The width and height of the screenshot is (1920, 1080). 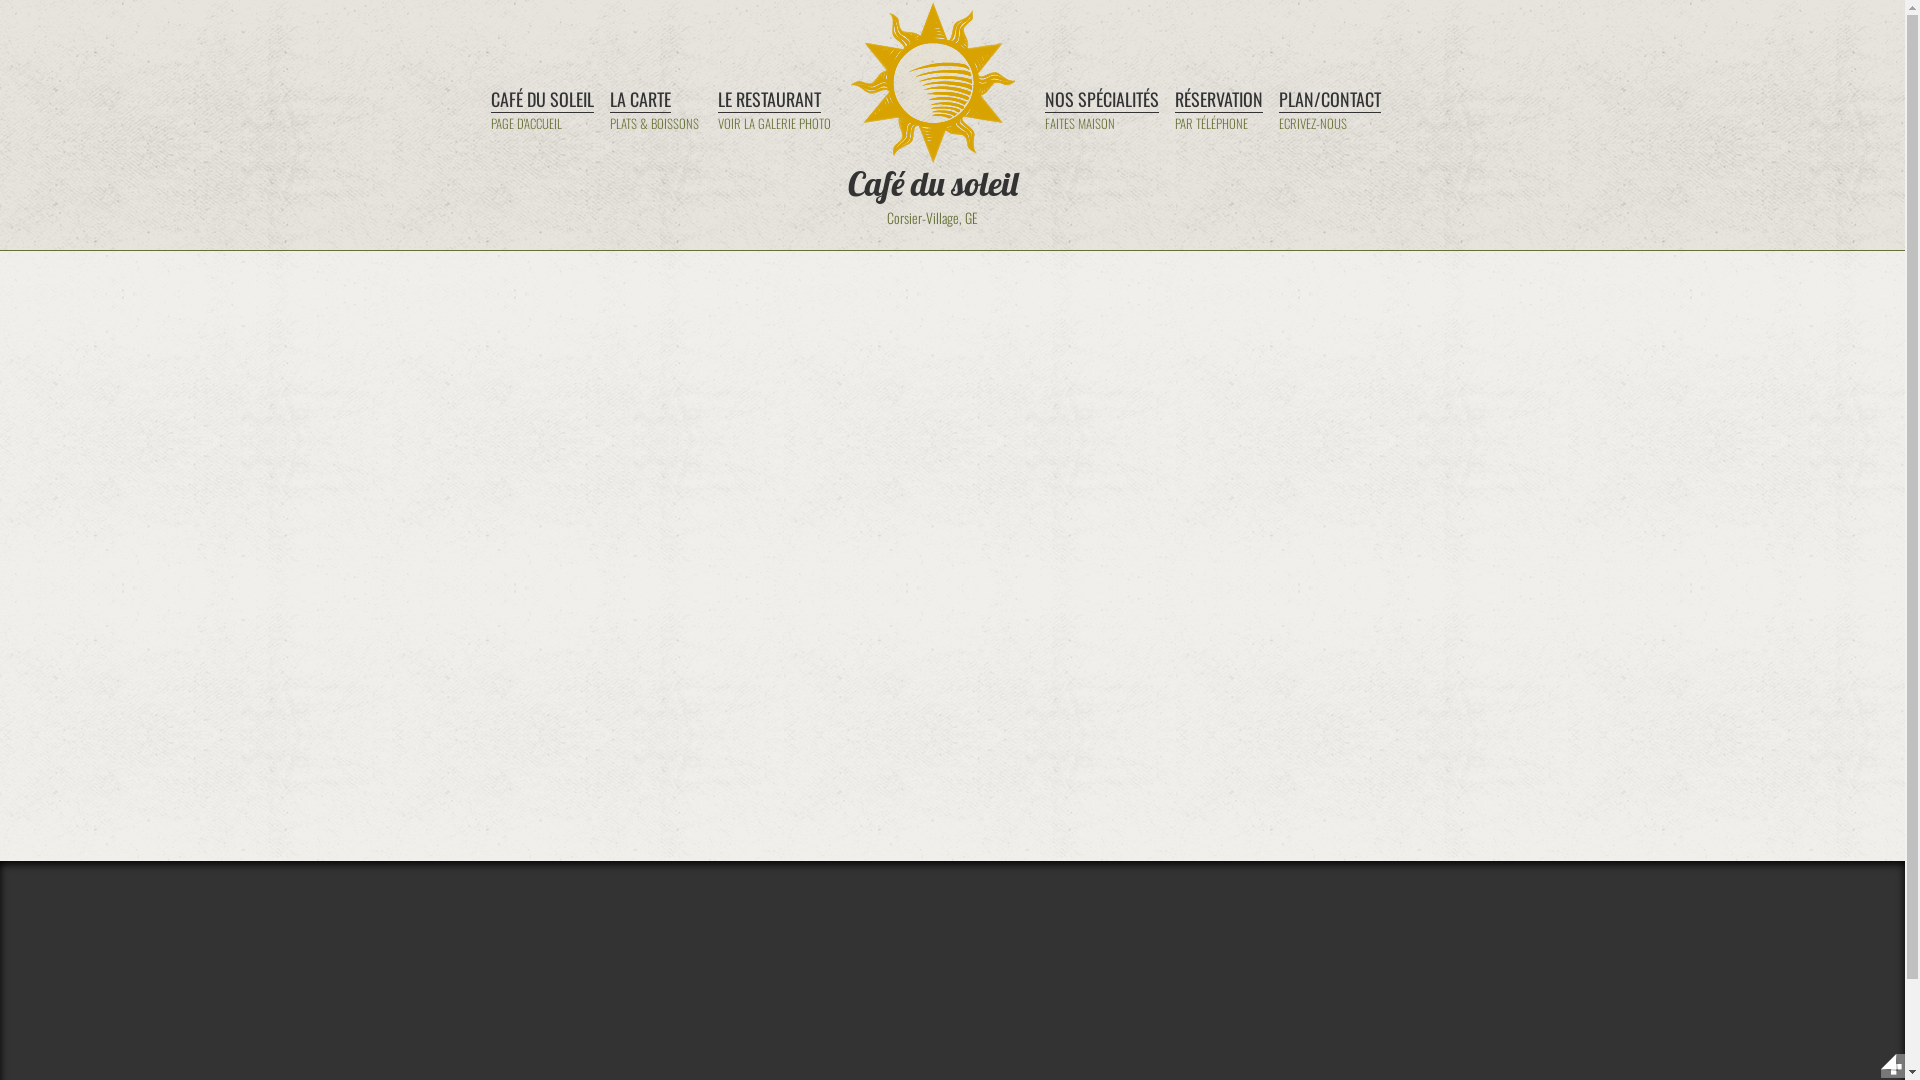 What do you see at coordinates (1329, 114) in the screenshot?
I see `'PLAN/CONTACT` at bounding box center [1329, 114].